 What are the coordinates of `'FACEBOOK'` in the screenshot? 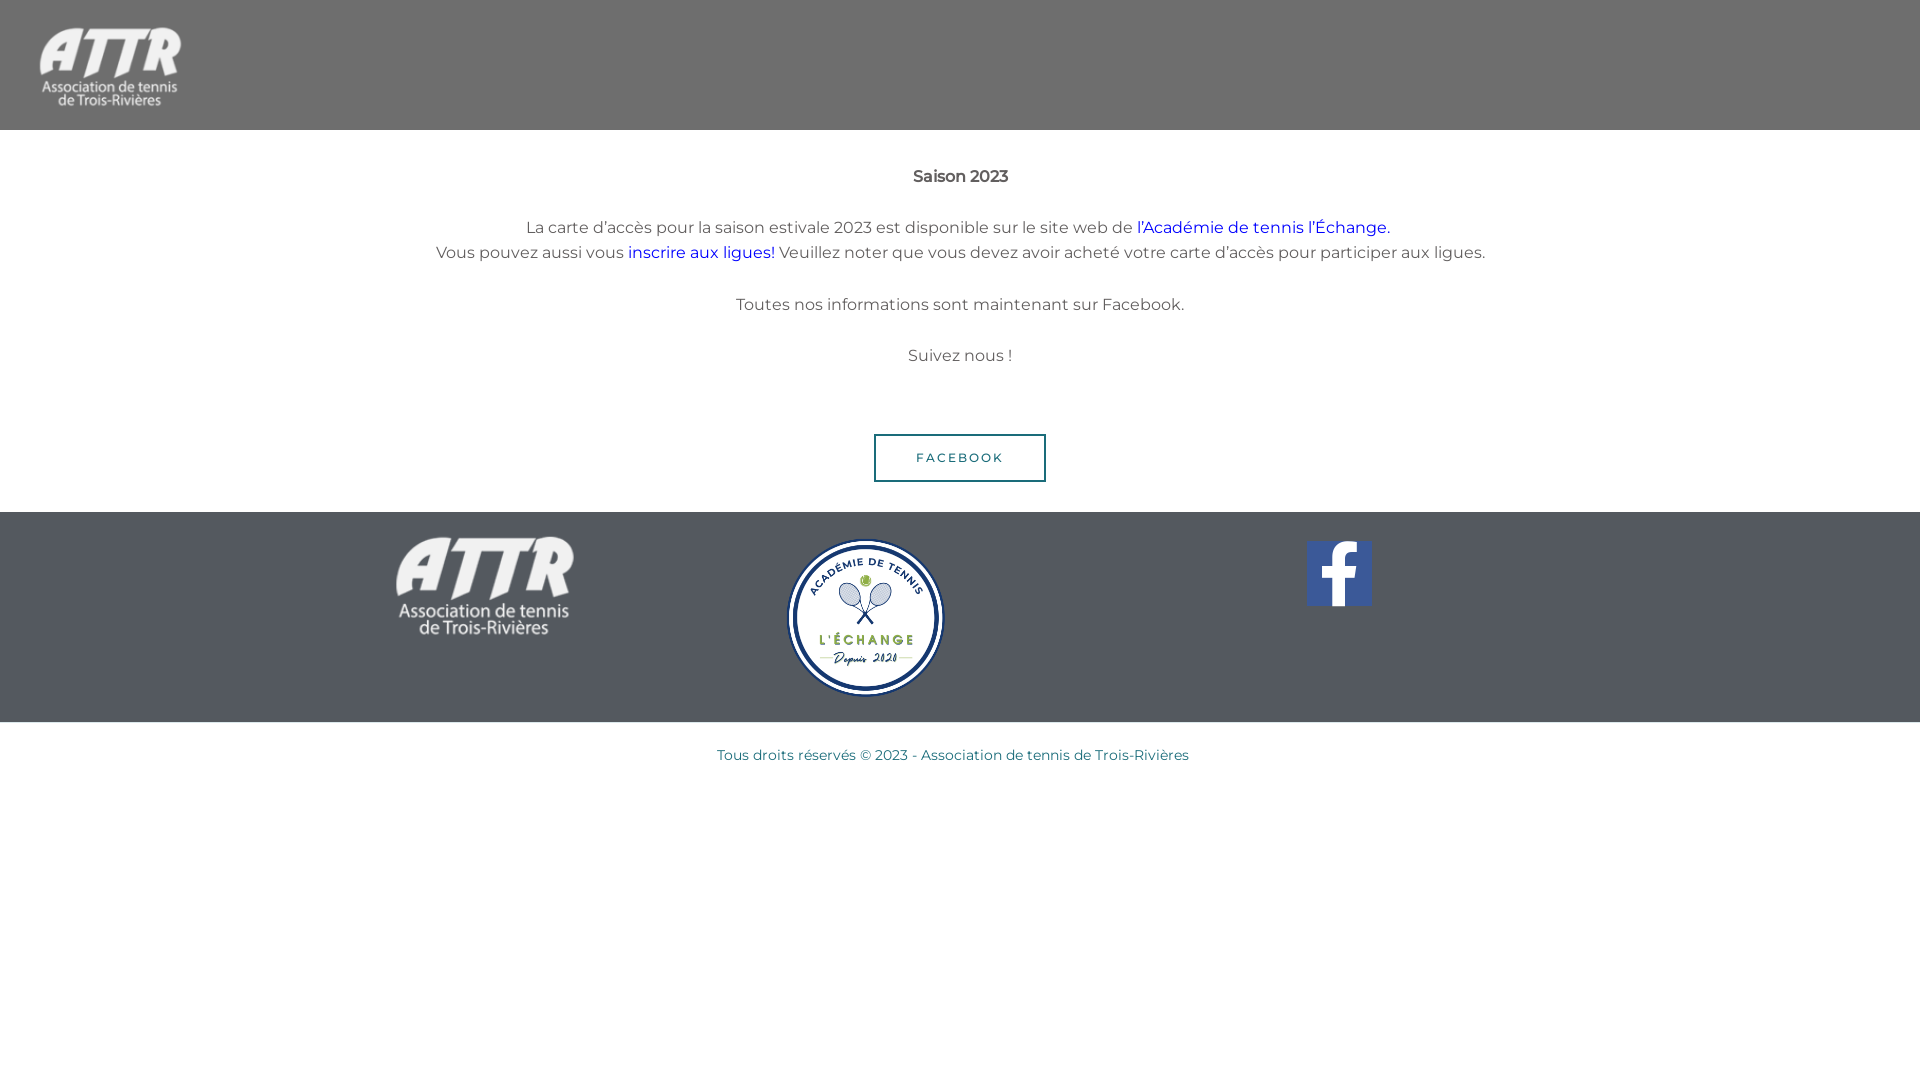 It's located at (960, 458).